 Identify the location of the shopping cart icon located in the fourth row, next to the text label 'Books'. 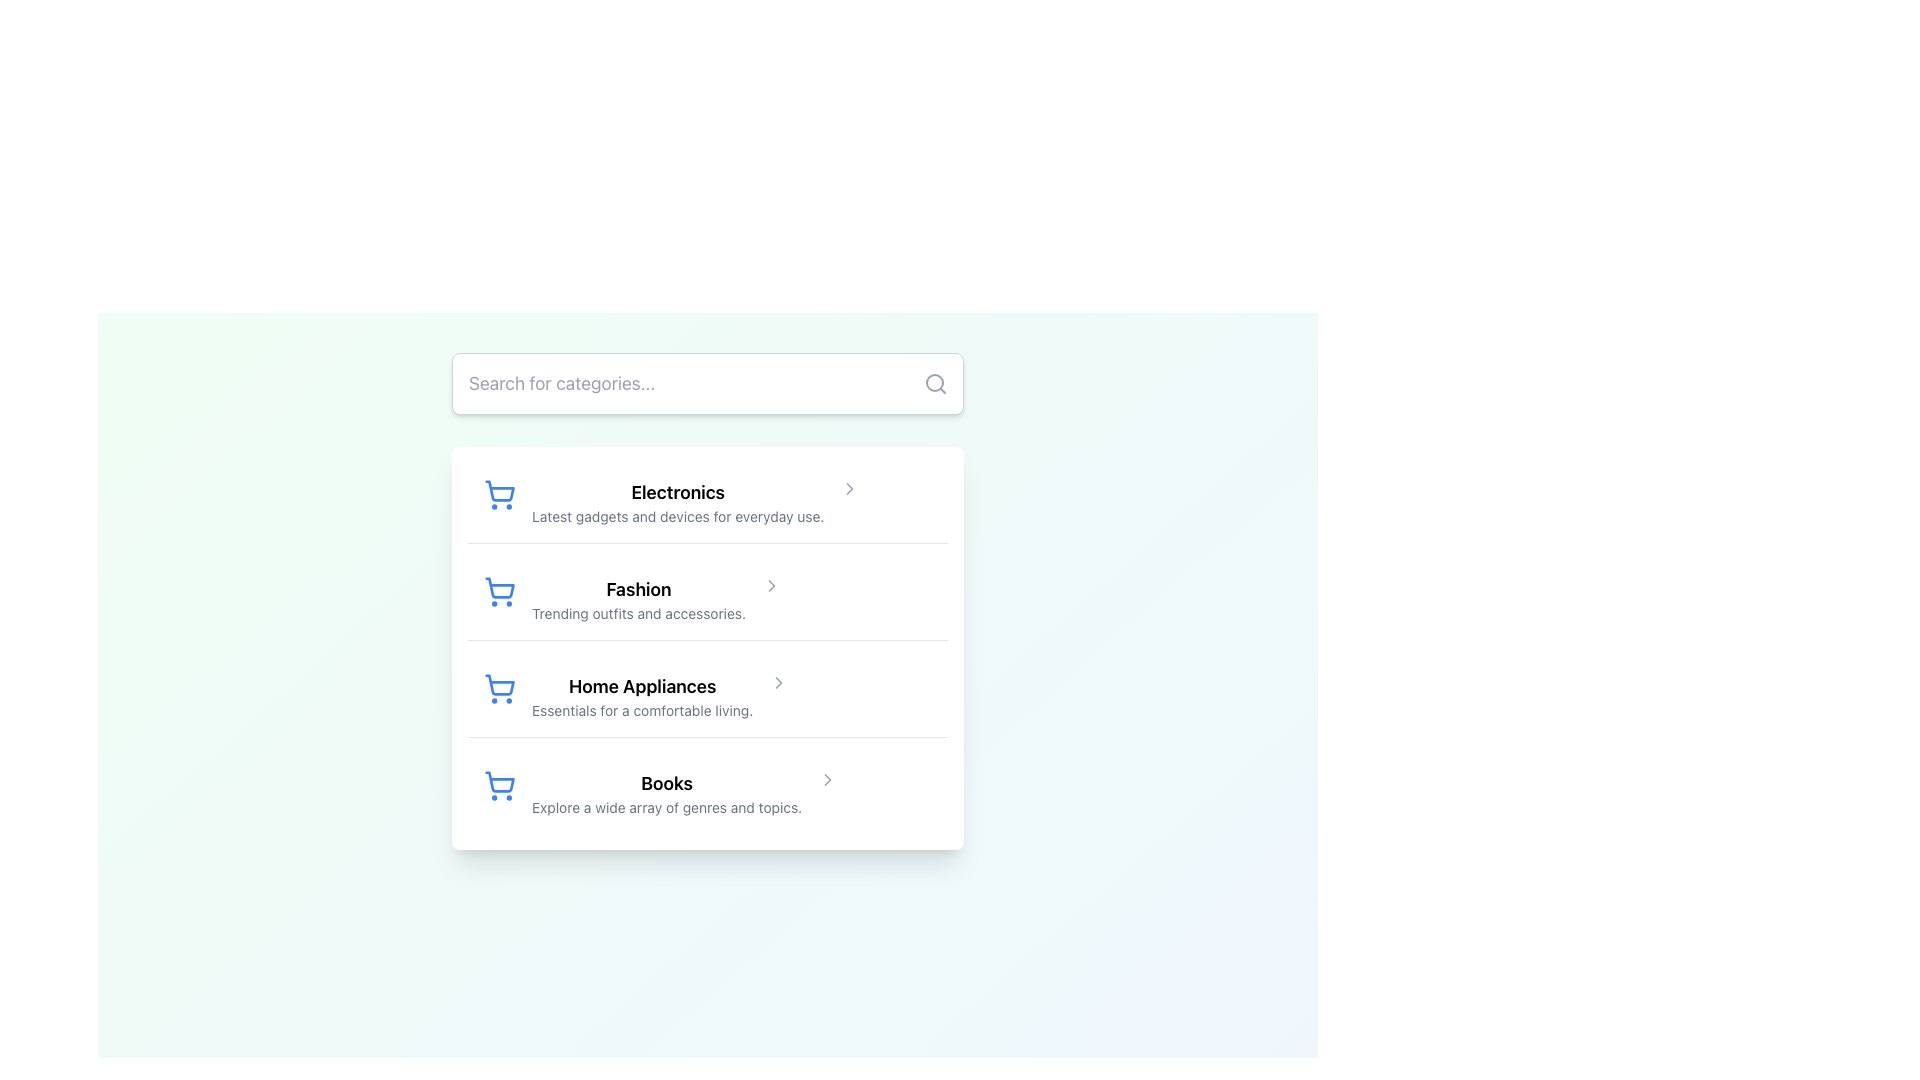
(500, 781).